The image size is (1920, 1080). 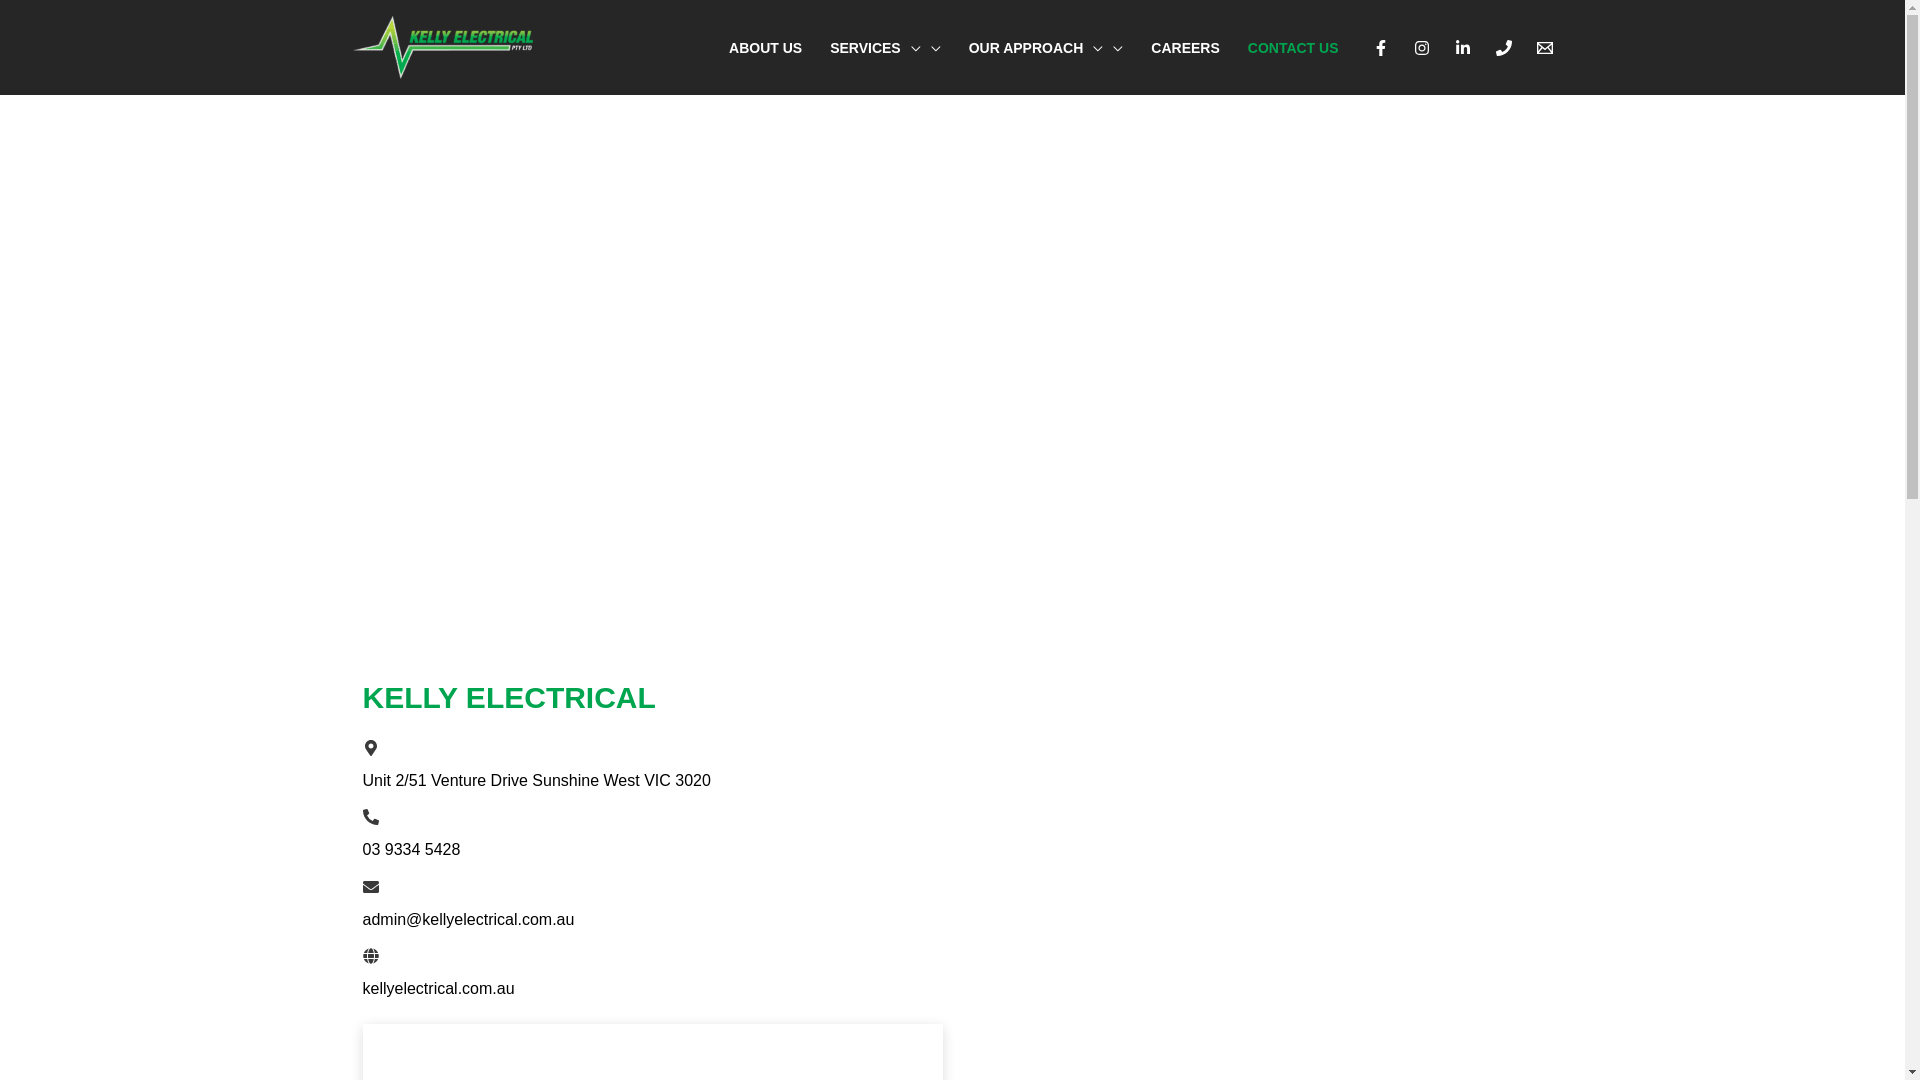 I want to click on 'CAREERS', so click(x=1185, y=46).